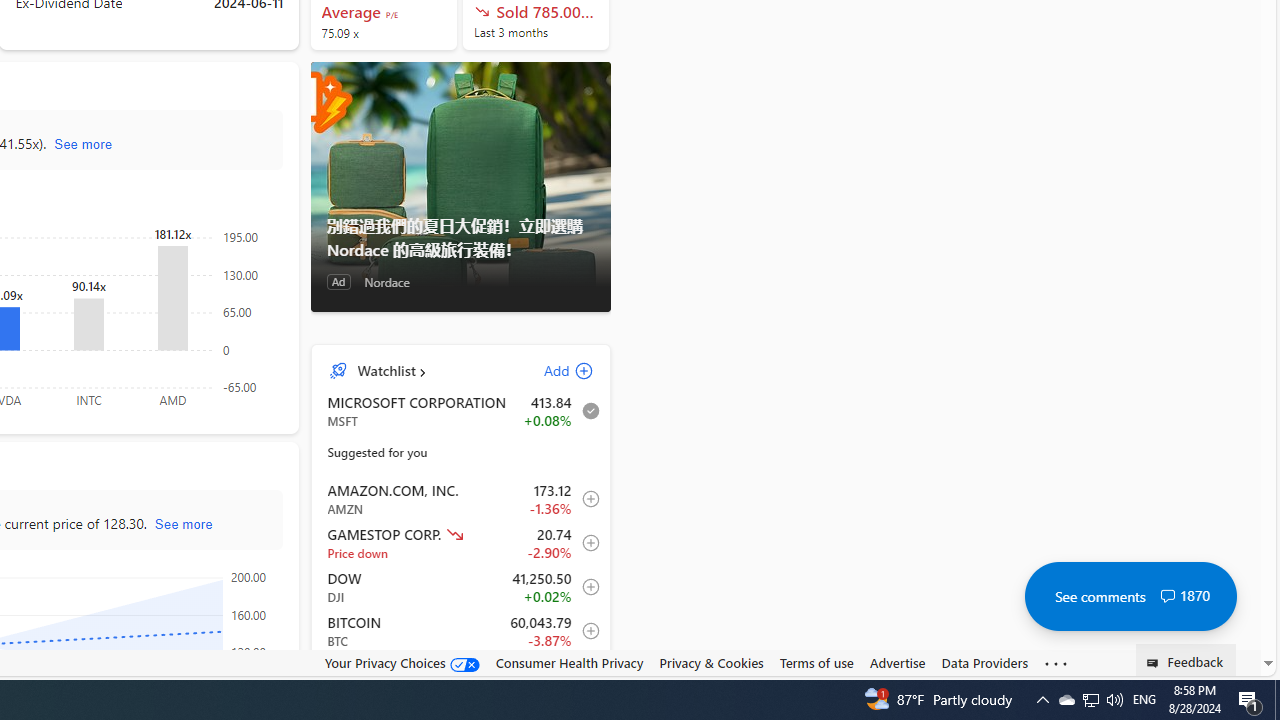 This screenshot has width=1280, height=720. Describe the element at coordinates (816, 663) in the screenshot. I see `'Terms of use'` at that location.